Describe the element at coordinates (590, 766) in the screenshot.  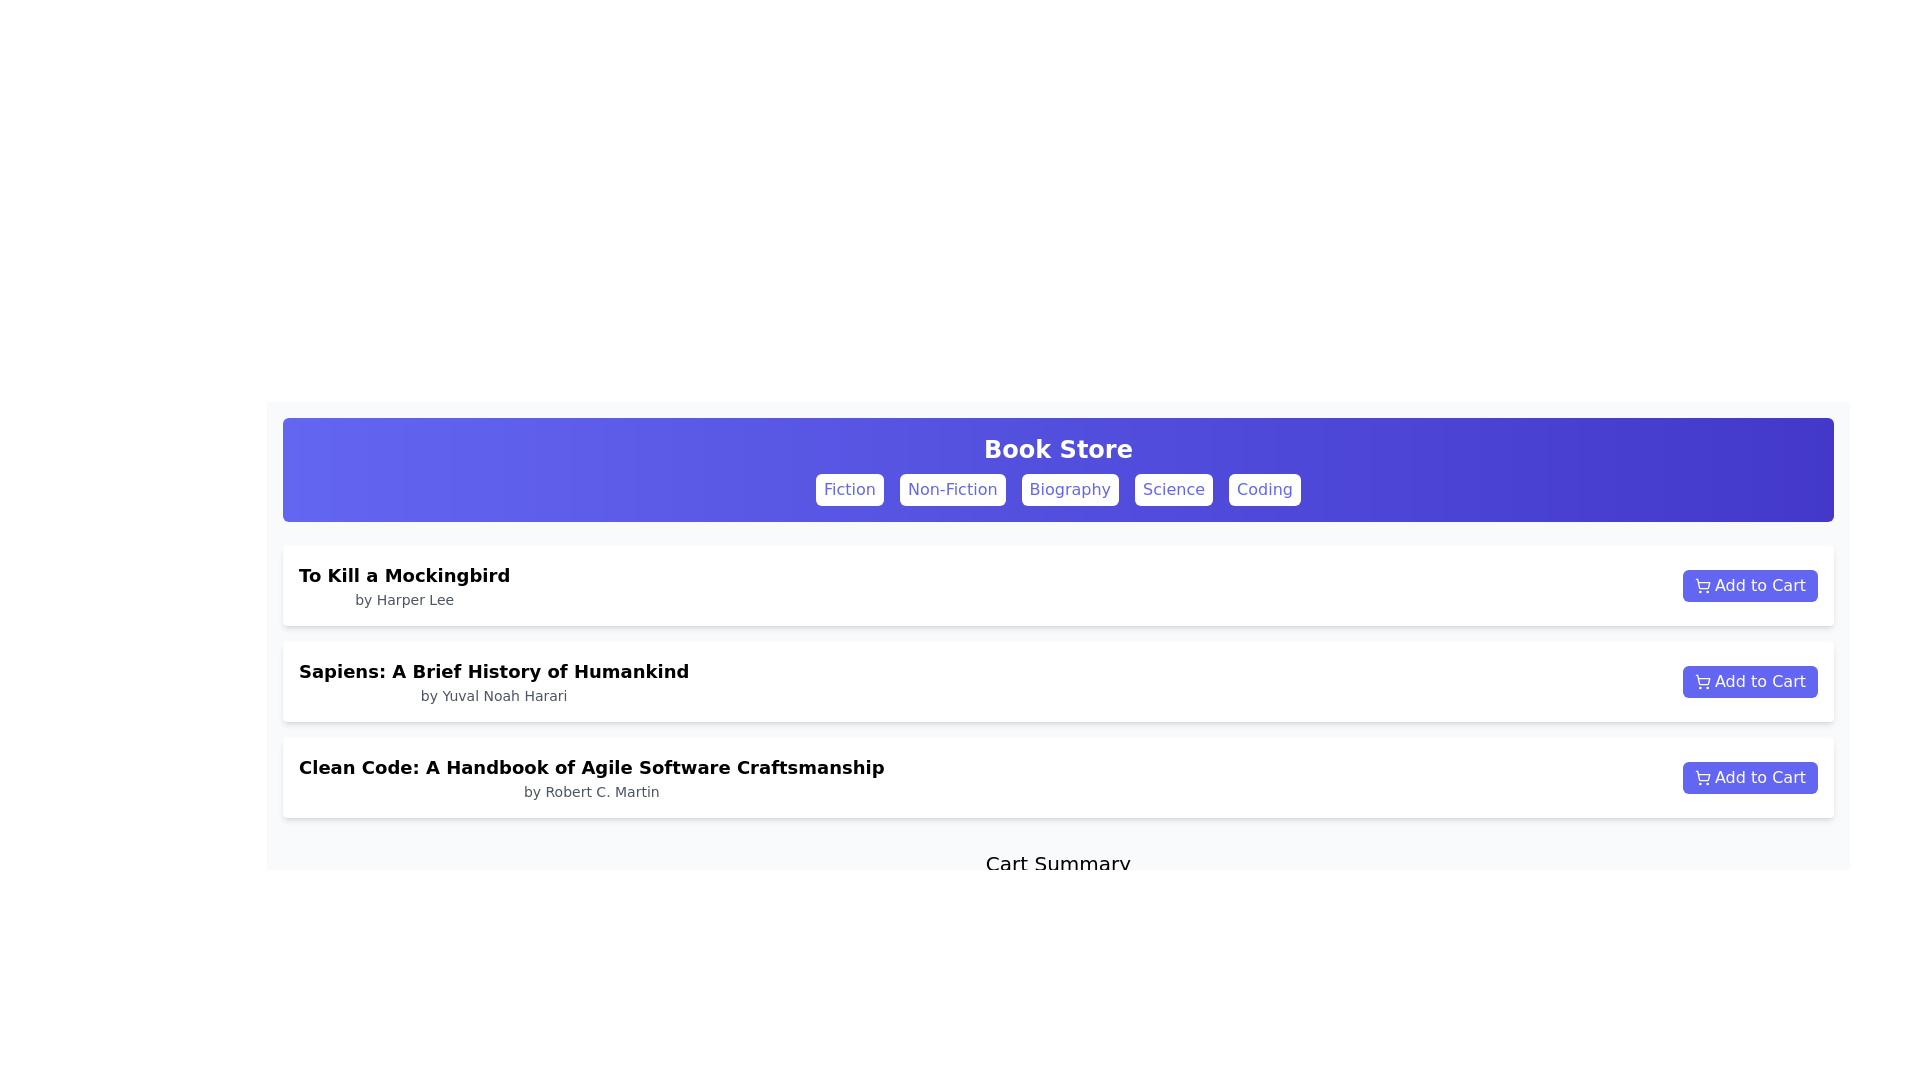
I see `the static text element displaying 'Clean Code: A Handbook of Agile Software Craftsmanship' which is prominently styled in black and located in the middle of the interface as the title of the third book entry` at that location.